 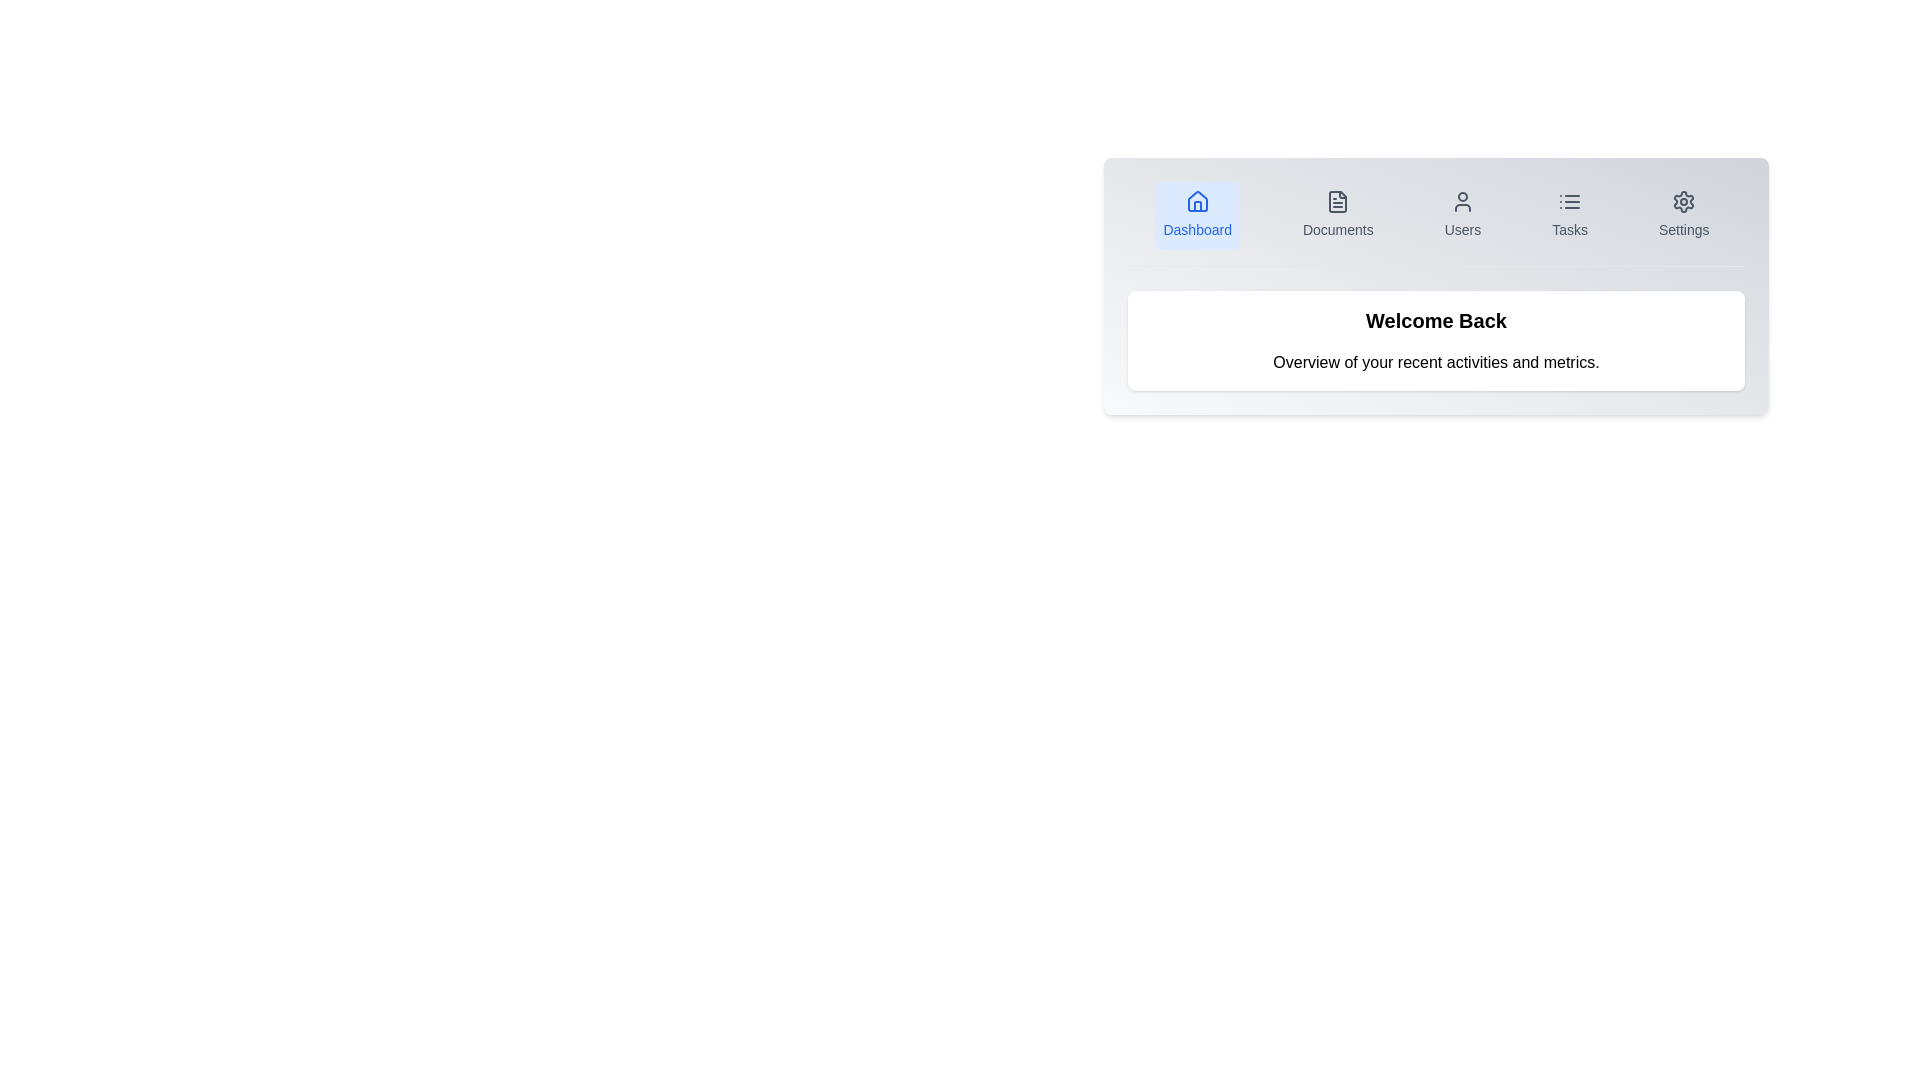 What do you see at coordinates (1568, 229) in the screenshot?
I see `text label displaying 'Tasks' which is positioned below a list/menu icon in the top-right navigation bar` at bounding box center [1568, 229].